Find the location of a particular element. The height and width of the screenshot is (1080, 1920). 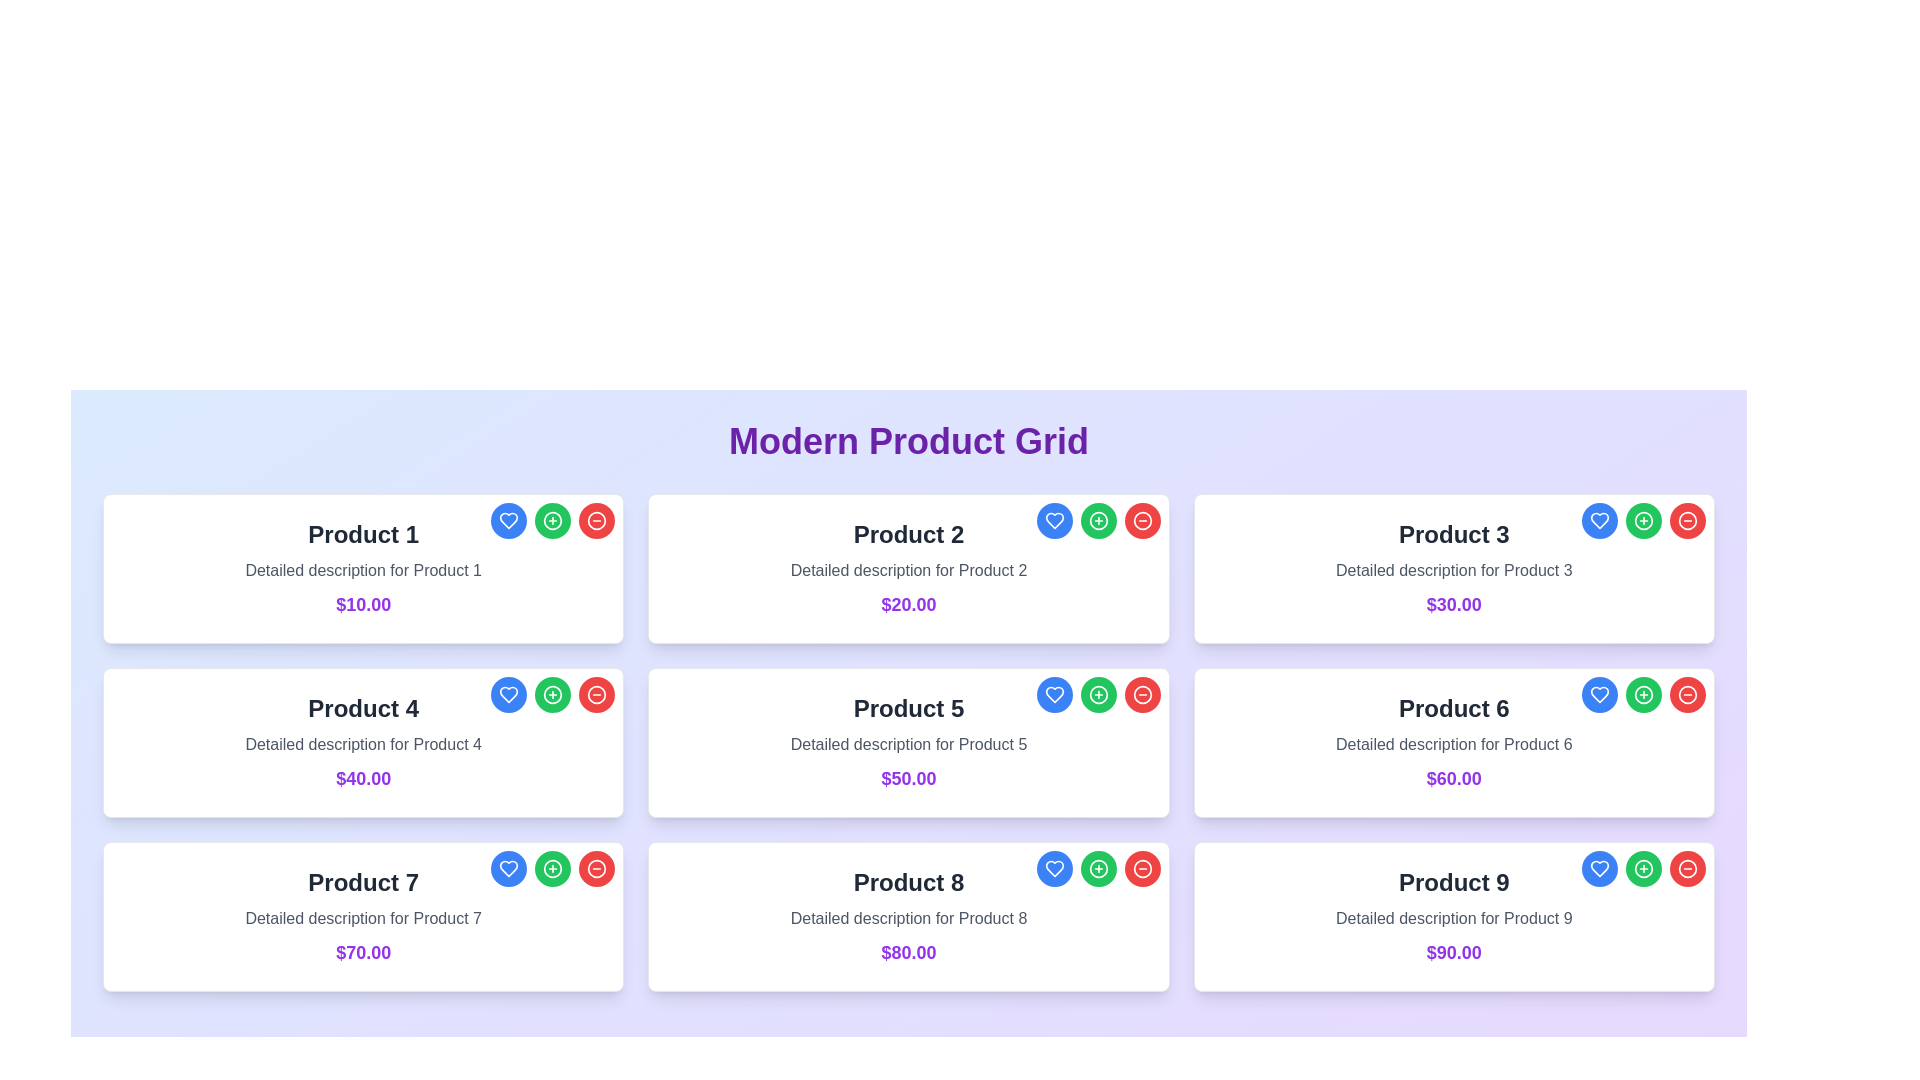

the circular green button with a plus symbol (+) located in the card for 'Product 7' is located at coordinates (553, 867).